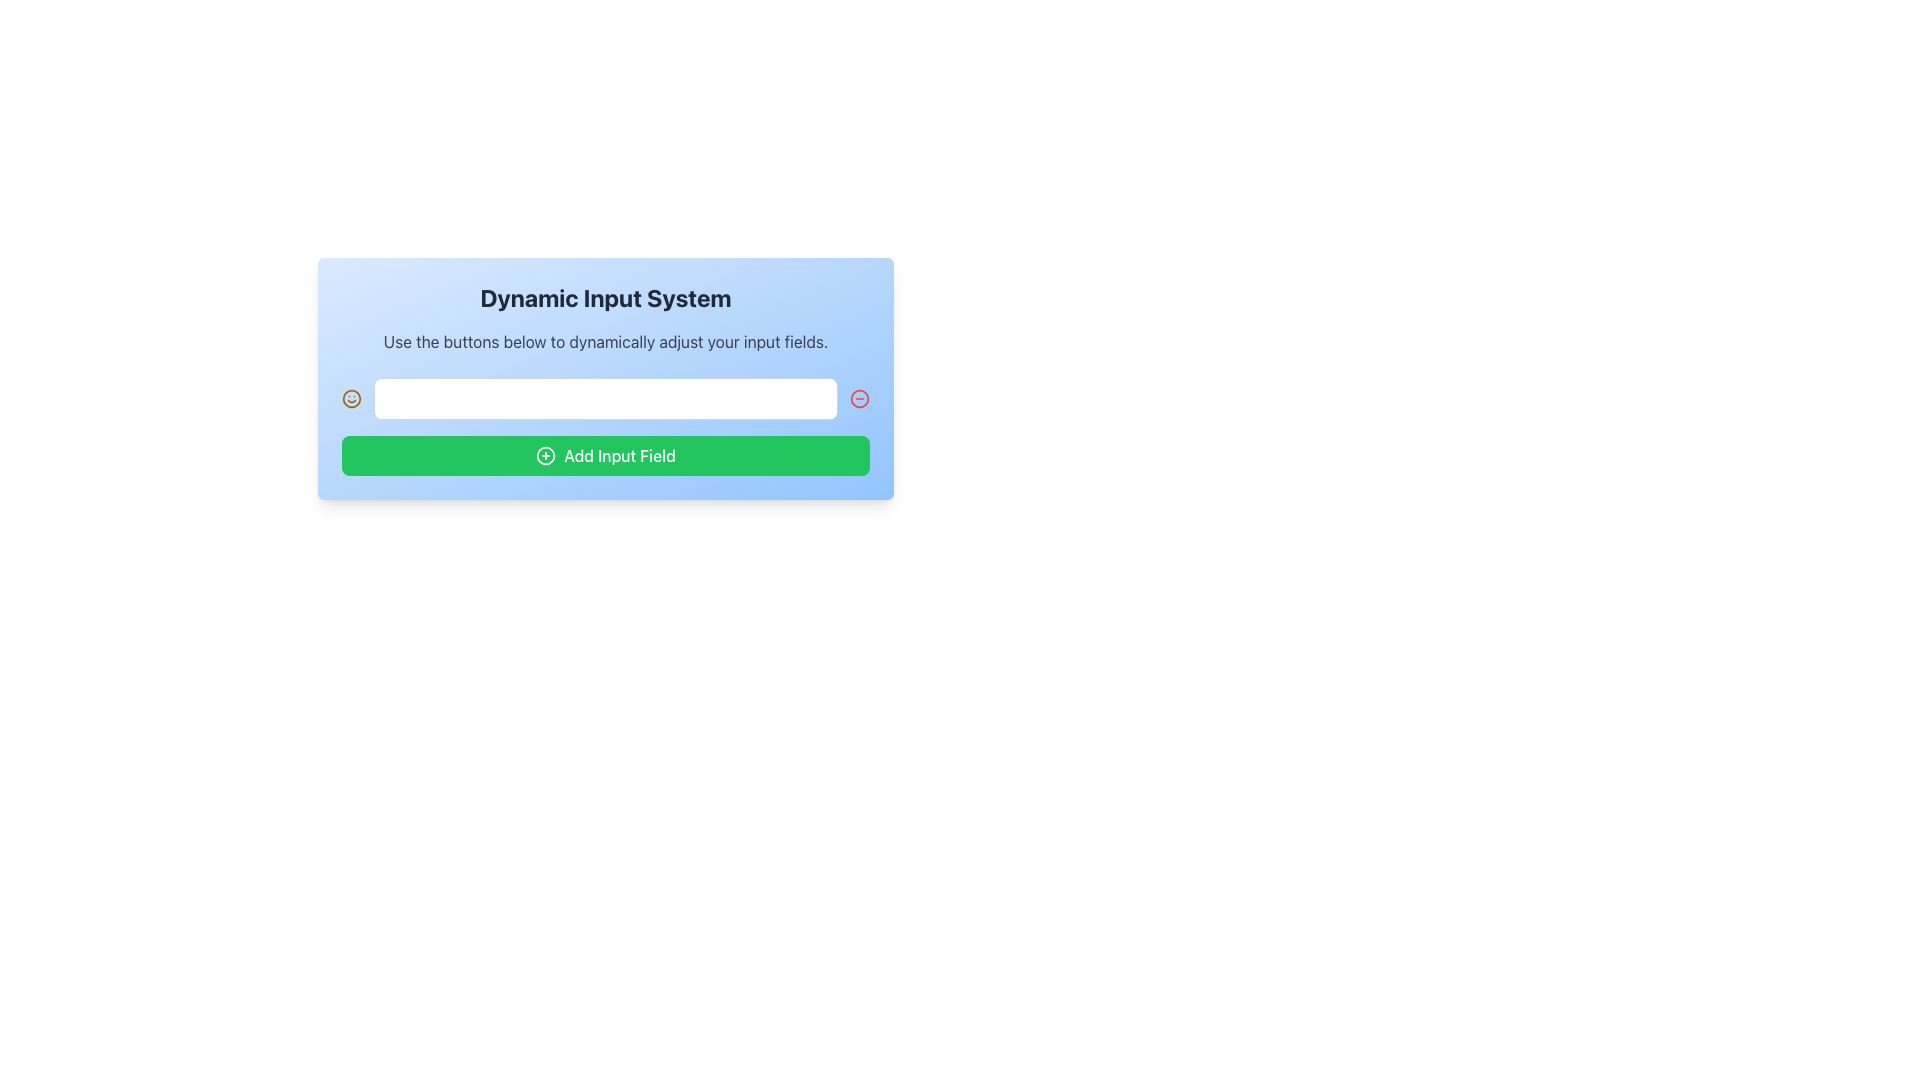 The height and width of the screenshot is (1080, 1920). I want to click on the circular outline of the SVG graphical element, which is part of an icon located at the right end of the input component, so click(859, 398).